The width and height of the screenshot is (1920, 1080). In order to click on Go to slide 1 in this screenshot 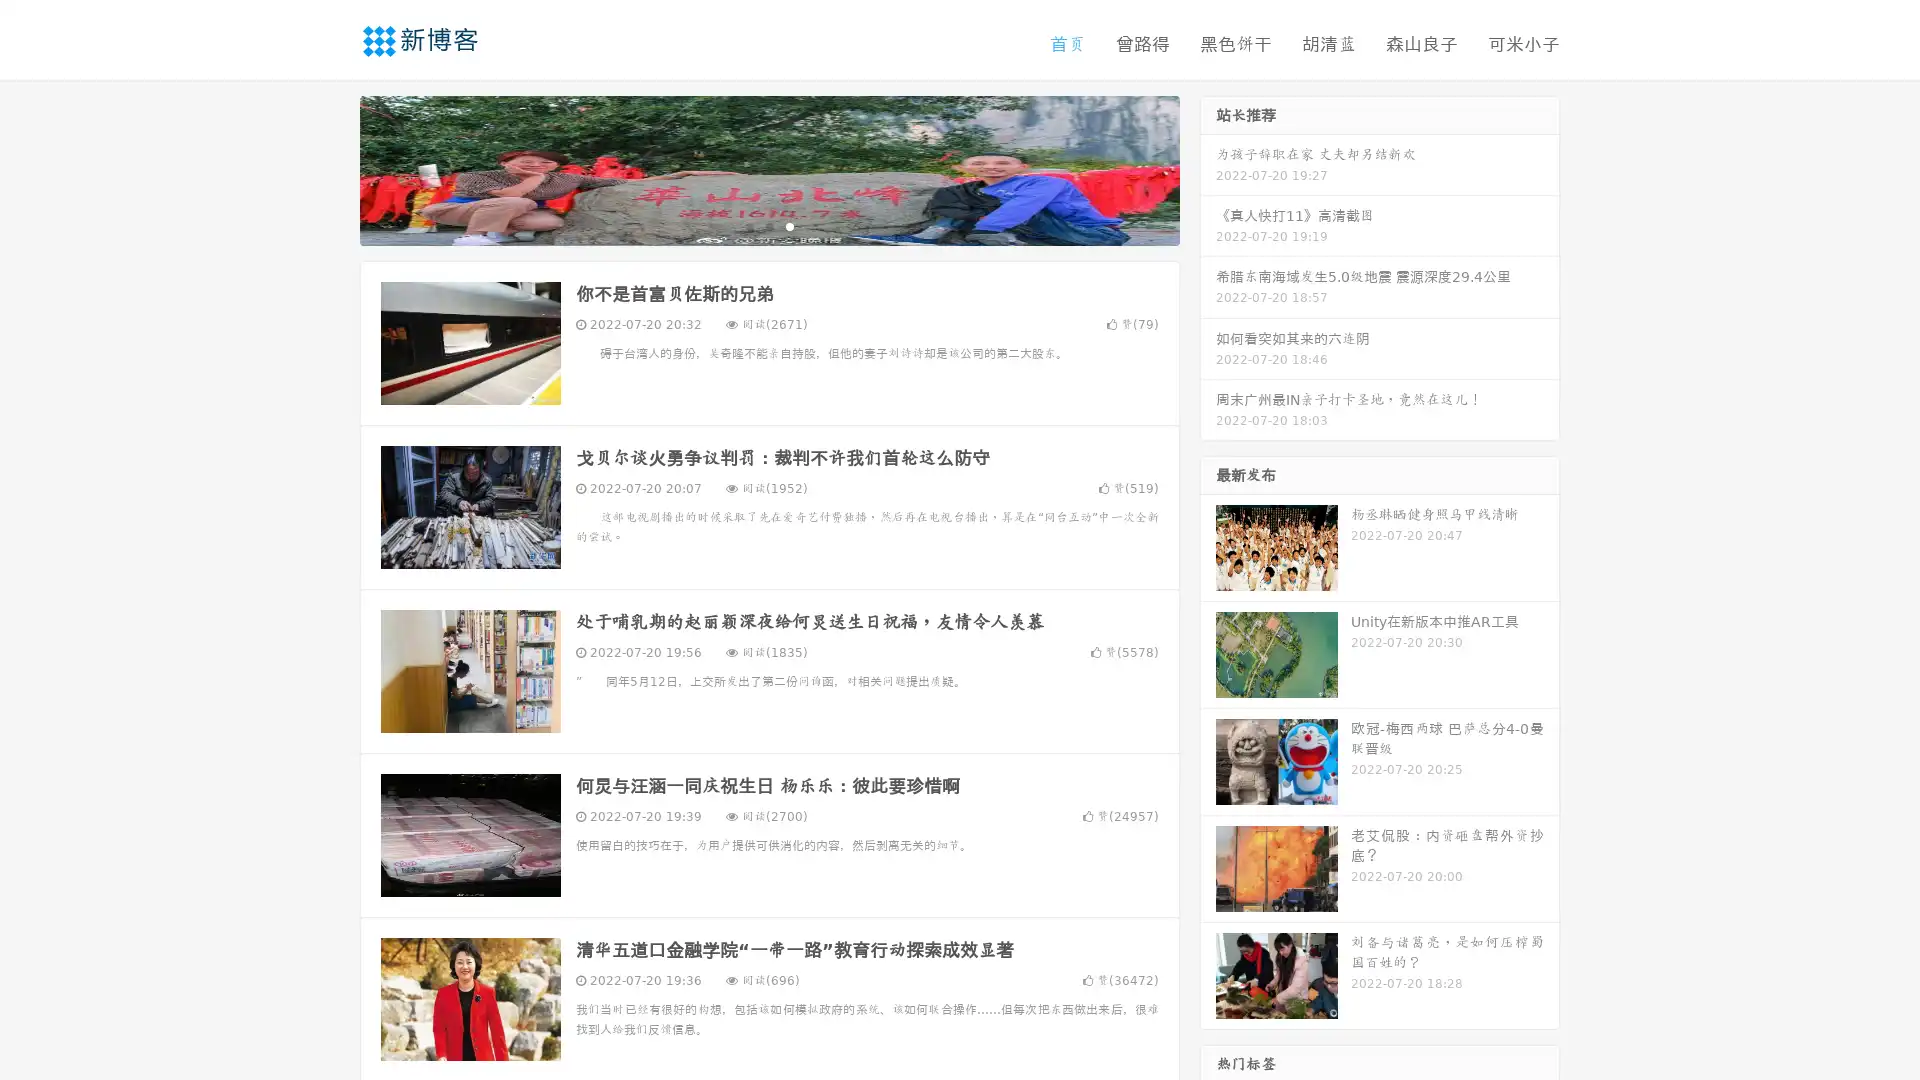, I will do `click(748, 225)`.